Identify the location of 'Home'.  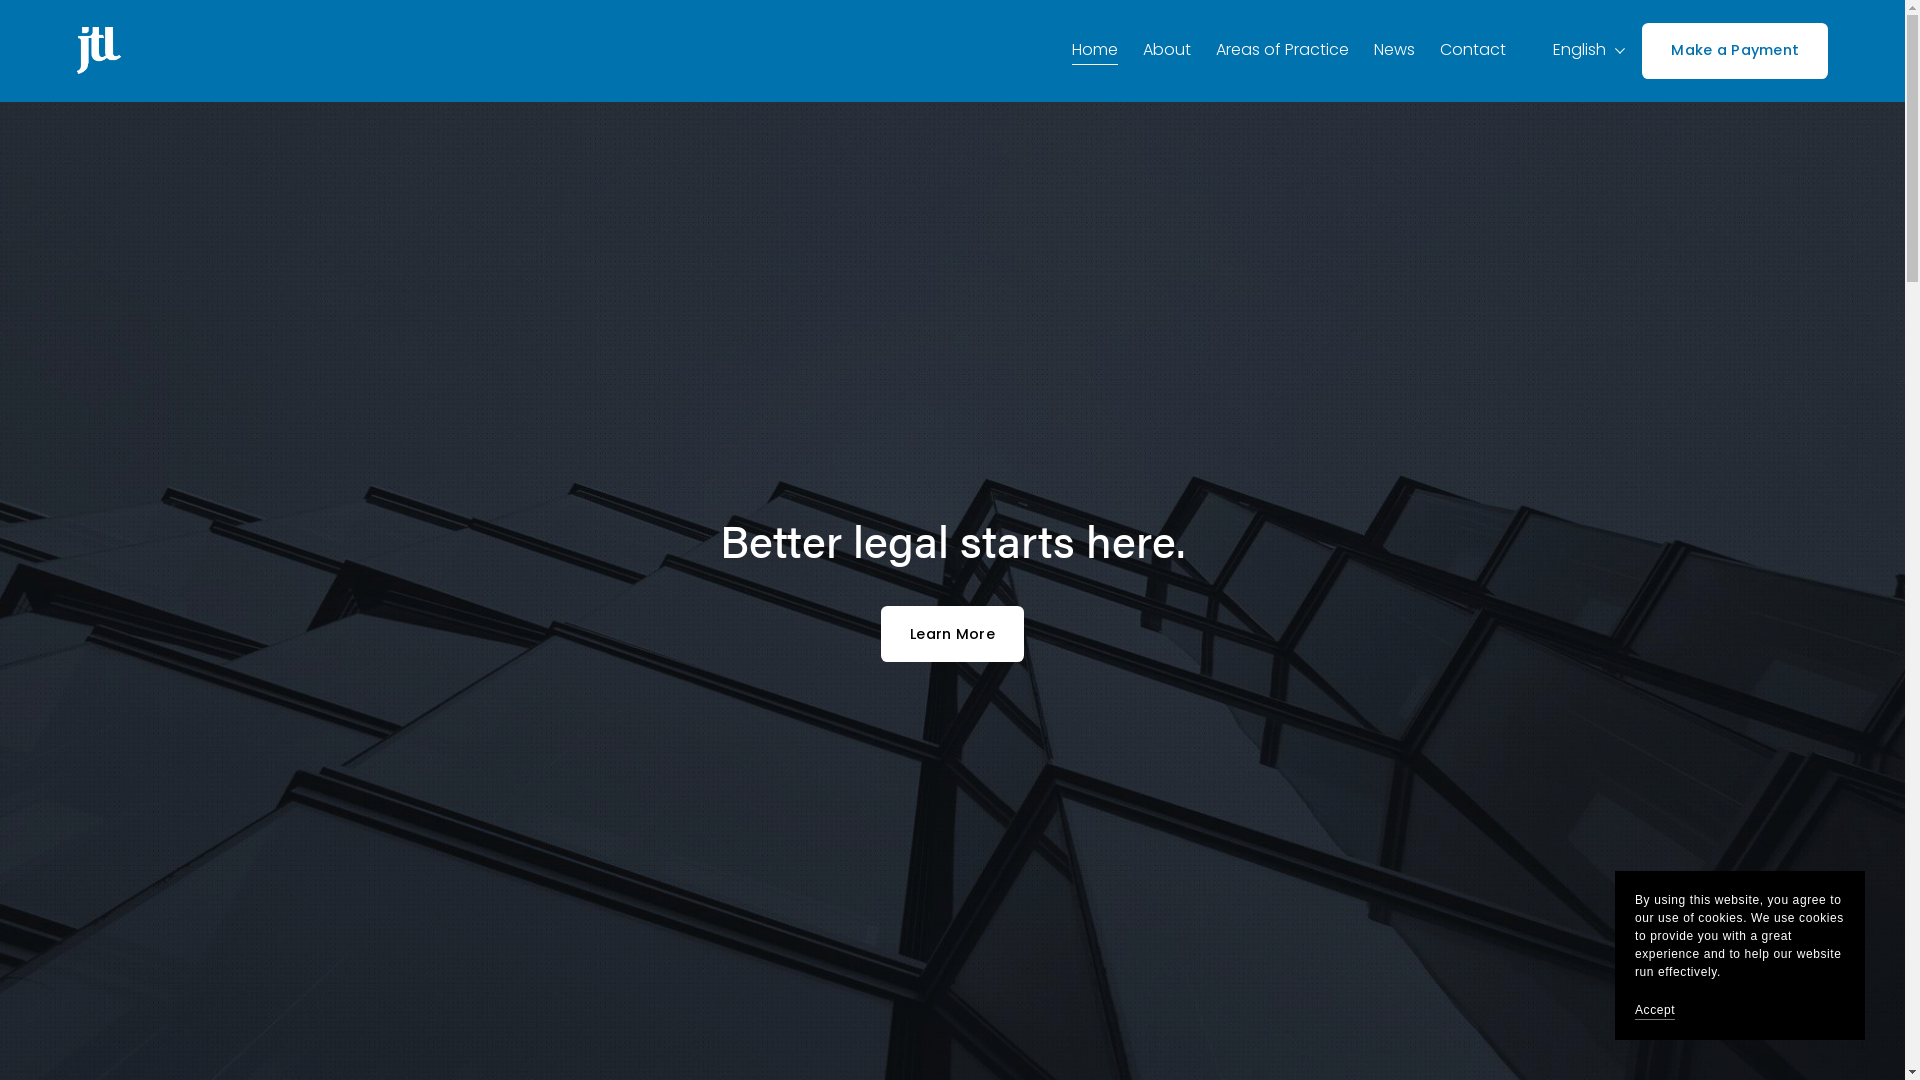
(1093, 49).